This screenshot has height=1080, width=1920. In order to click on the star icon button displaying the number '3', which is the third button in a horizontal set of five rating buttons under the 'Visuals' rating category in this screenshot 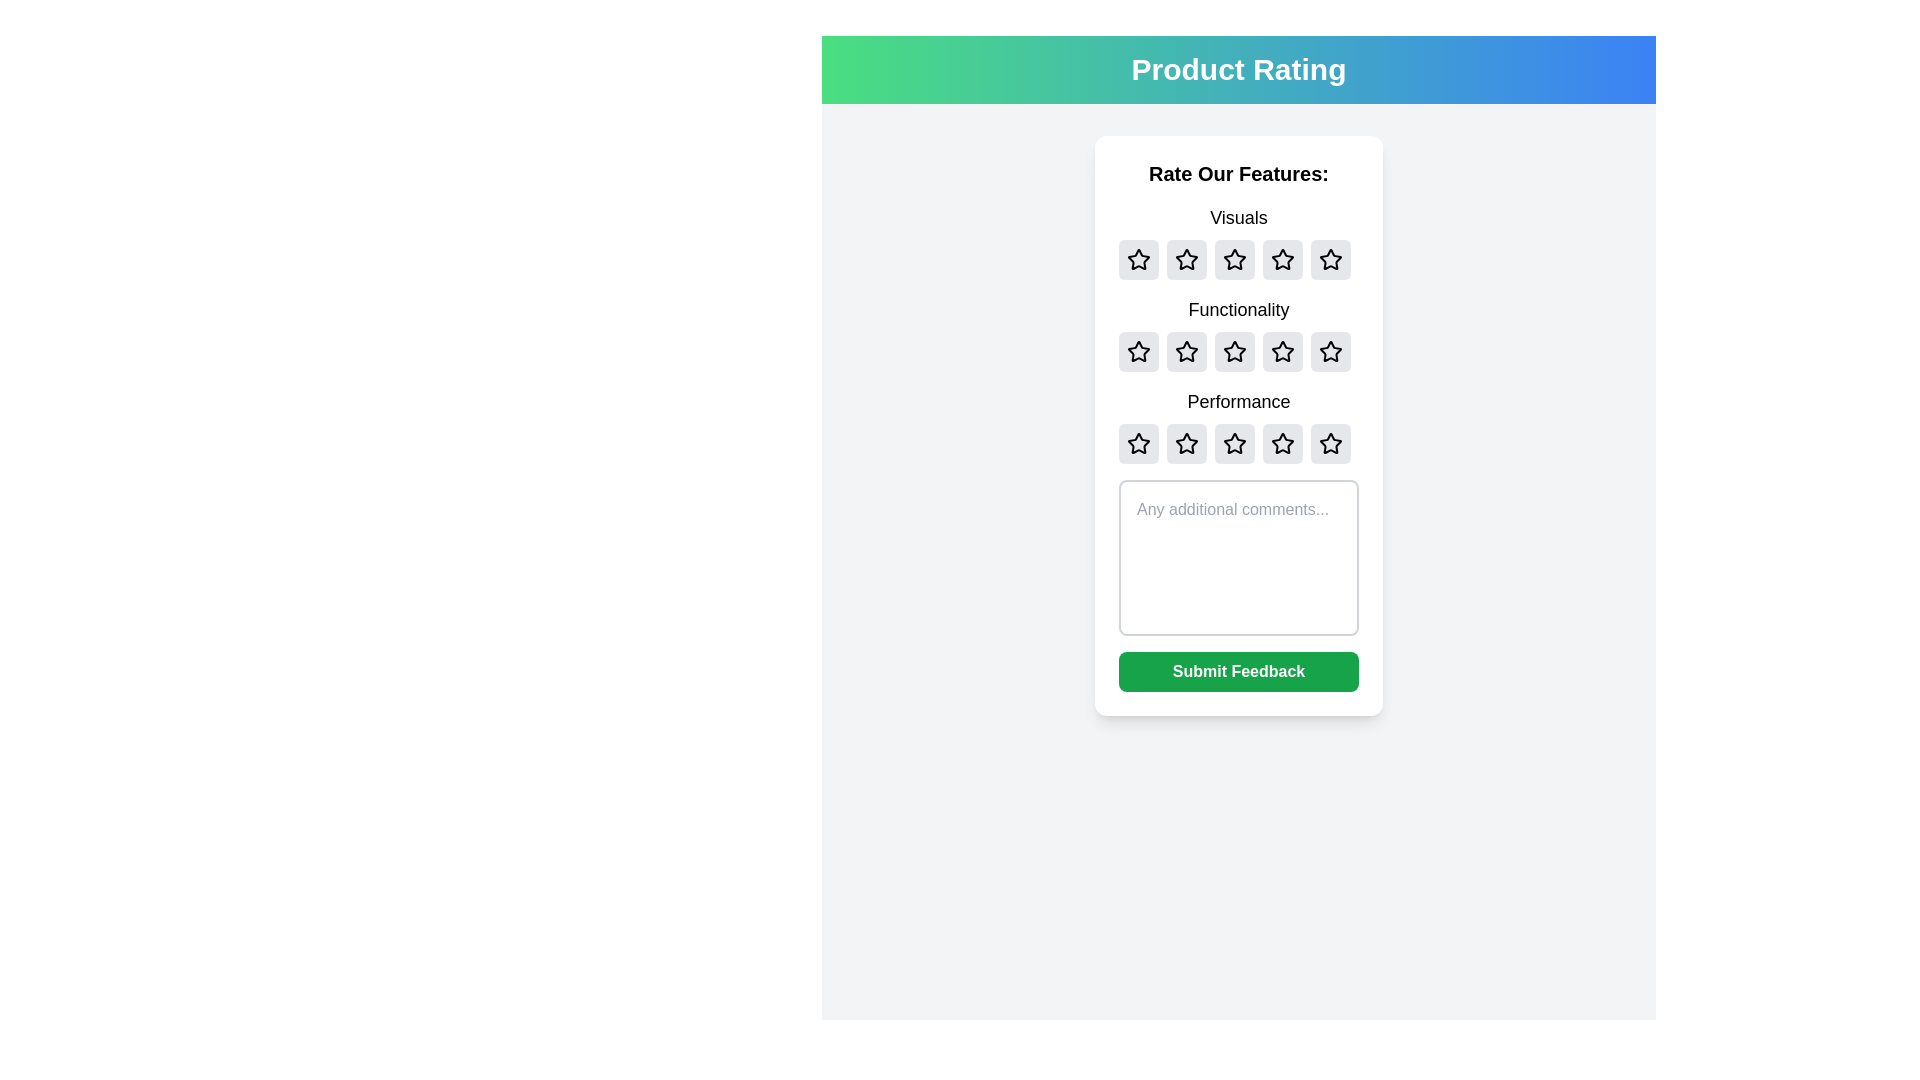, I will do `click(1233, 258)`.